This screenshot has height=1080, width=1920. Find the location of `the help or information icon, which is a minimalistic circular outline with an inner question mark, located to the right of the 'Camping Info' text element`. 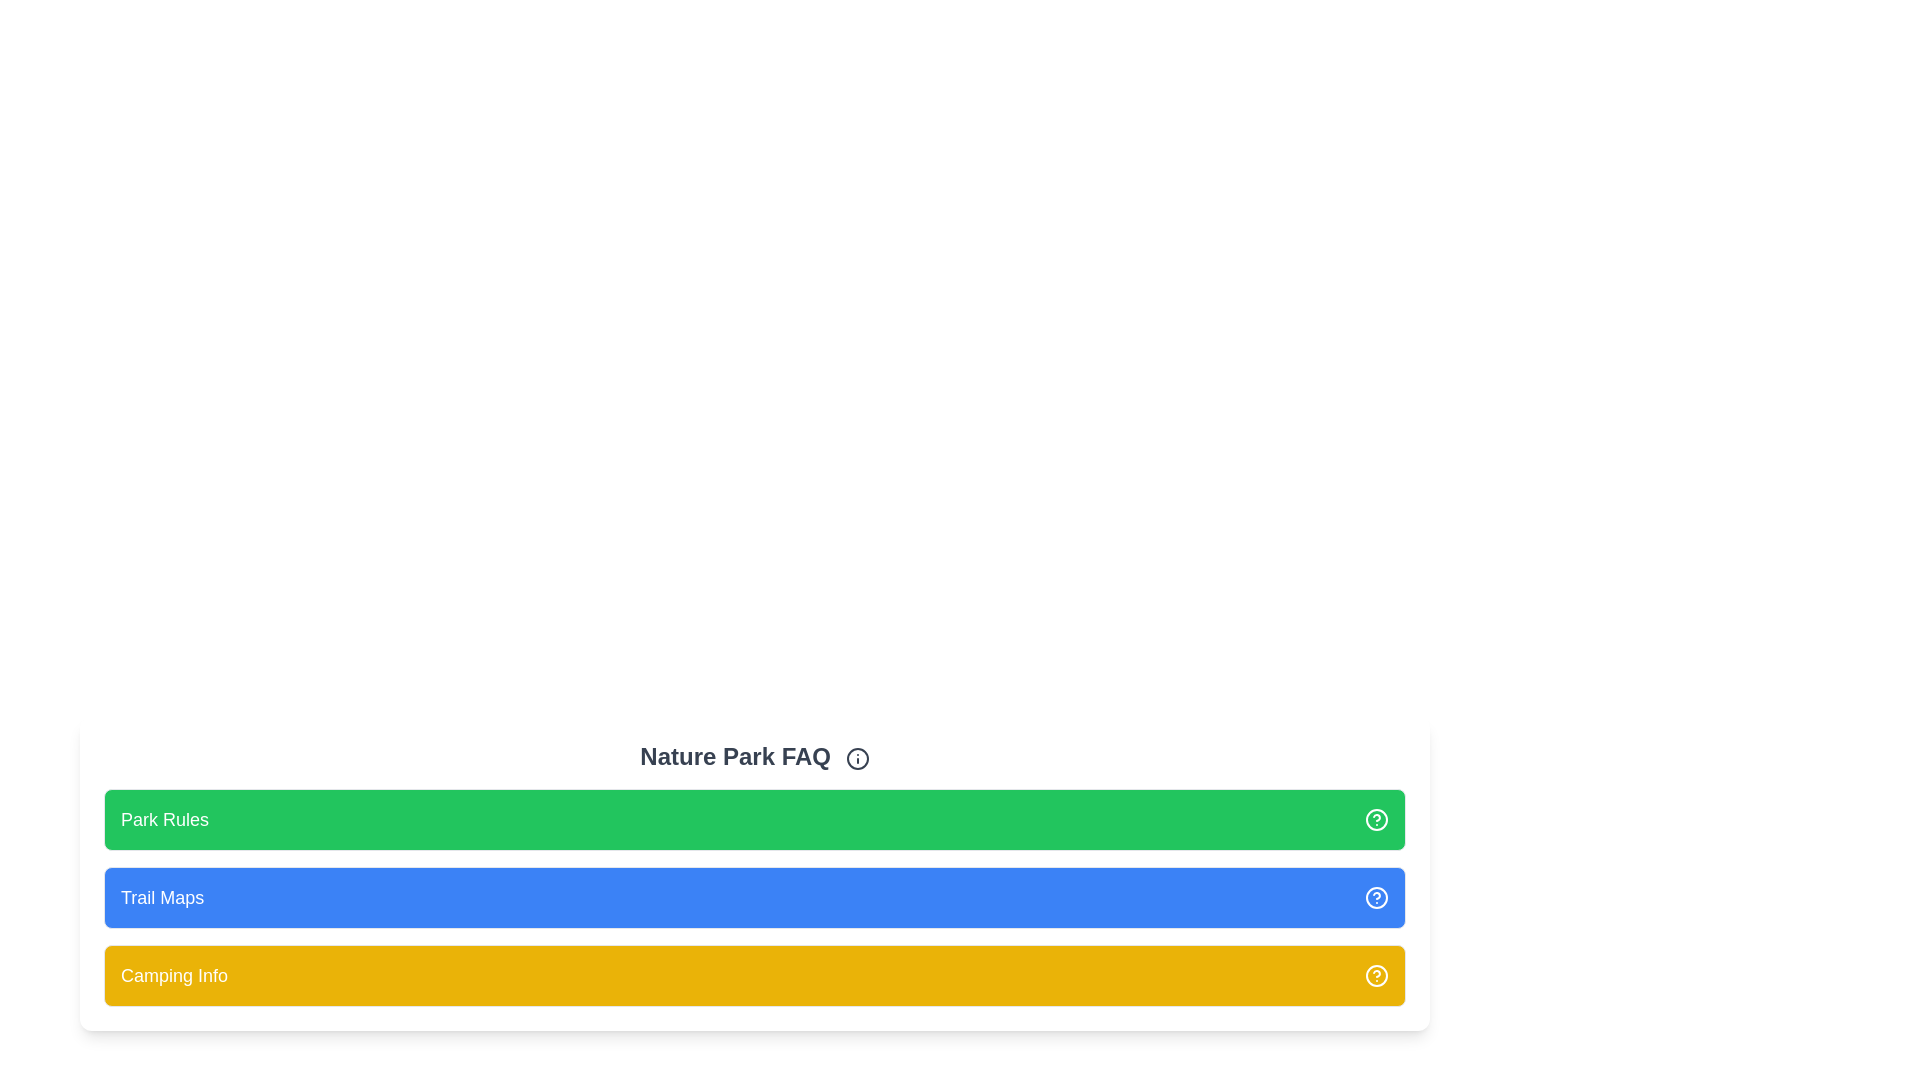

the help or information icon, which is a minimalistic circular outline with an inner question mark, located to the right of the 'Camping Info' text element is located at coordinates (1376, 974).